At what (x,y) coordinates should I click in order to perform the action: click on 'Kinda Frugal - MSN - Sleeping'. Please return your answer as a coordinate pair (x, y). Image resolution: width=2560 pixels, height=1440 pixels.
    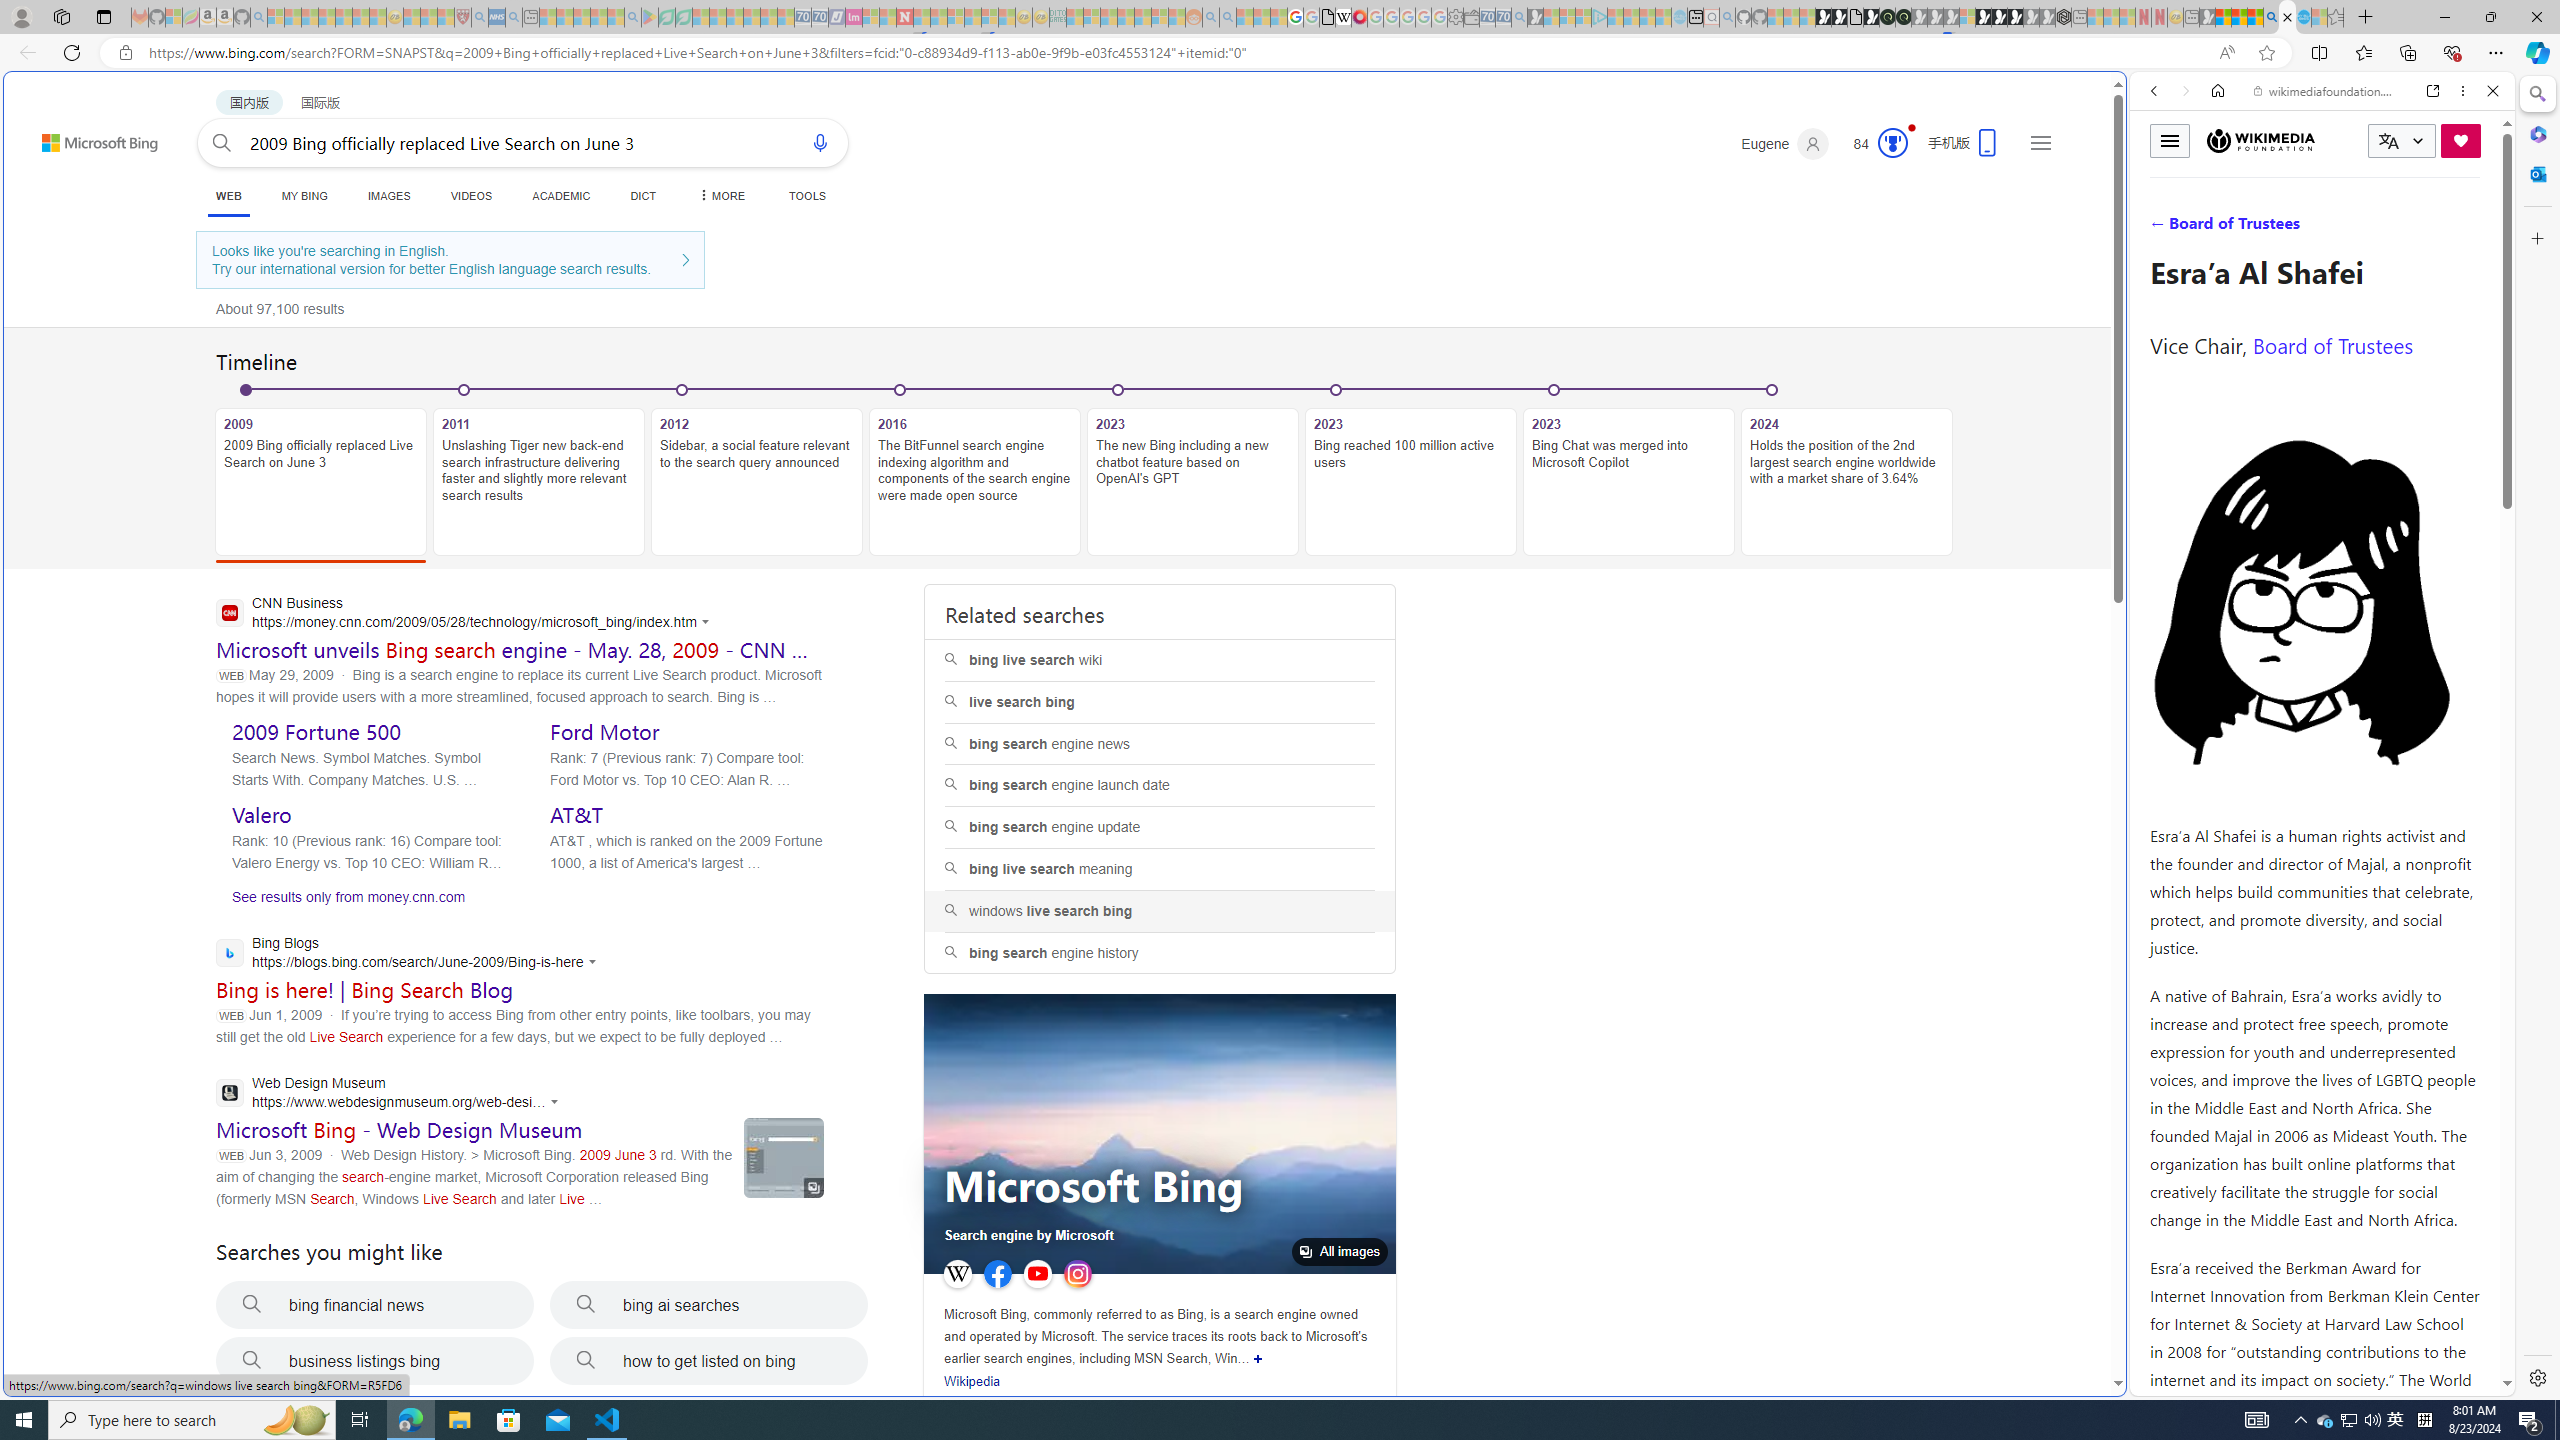
    Looking at the image, I should click on (1142, 16).